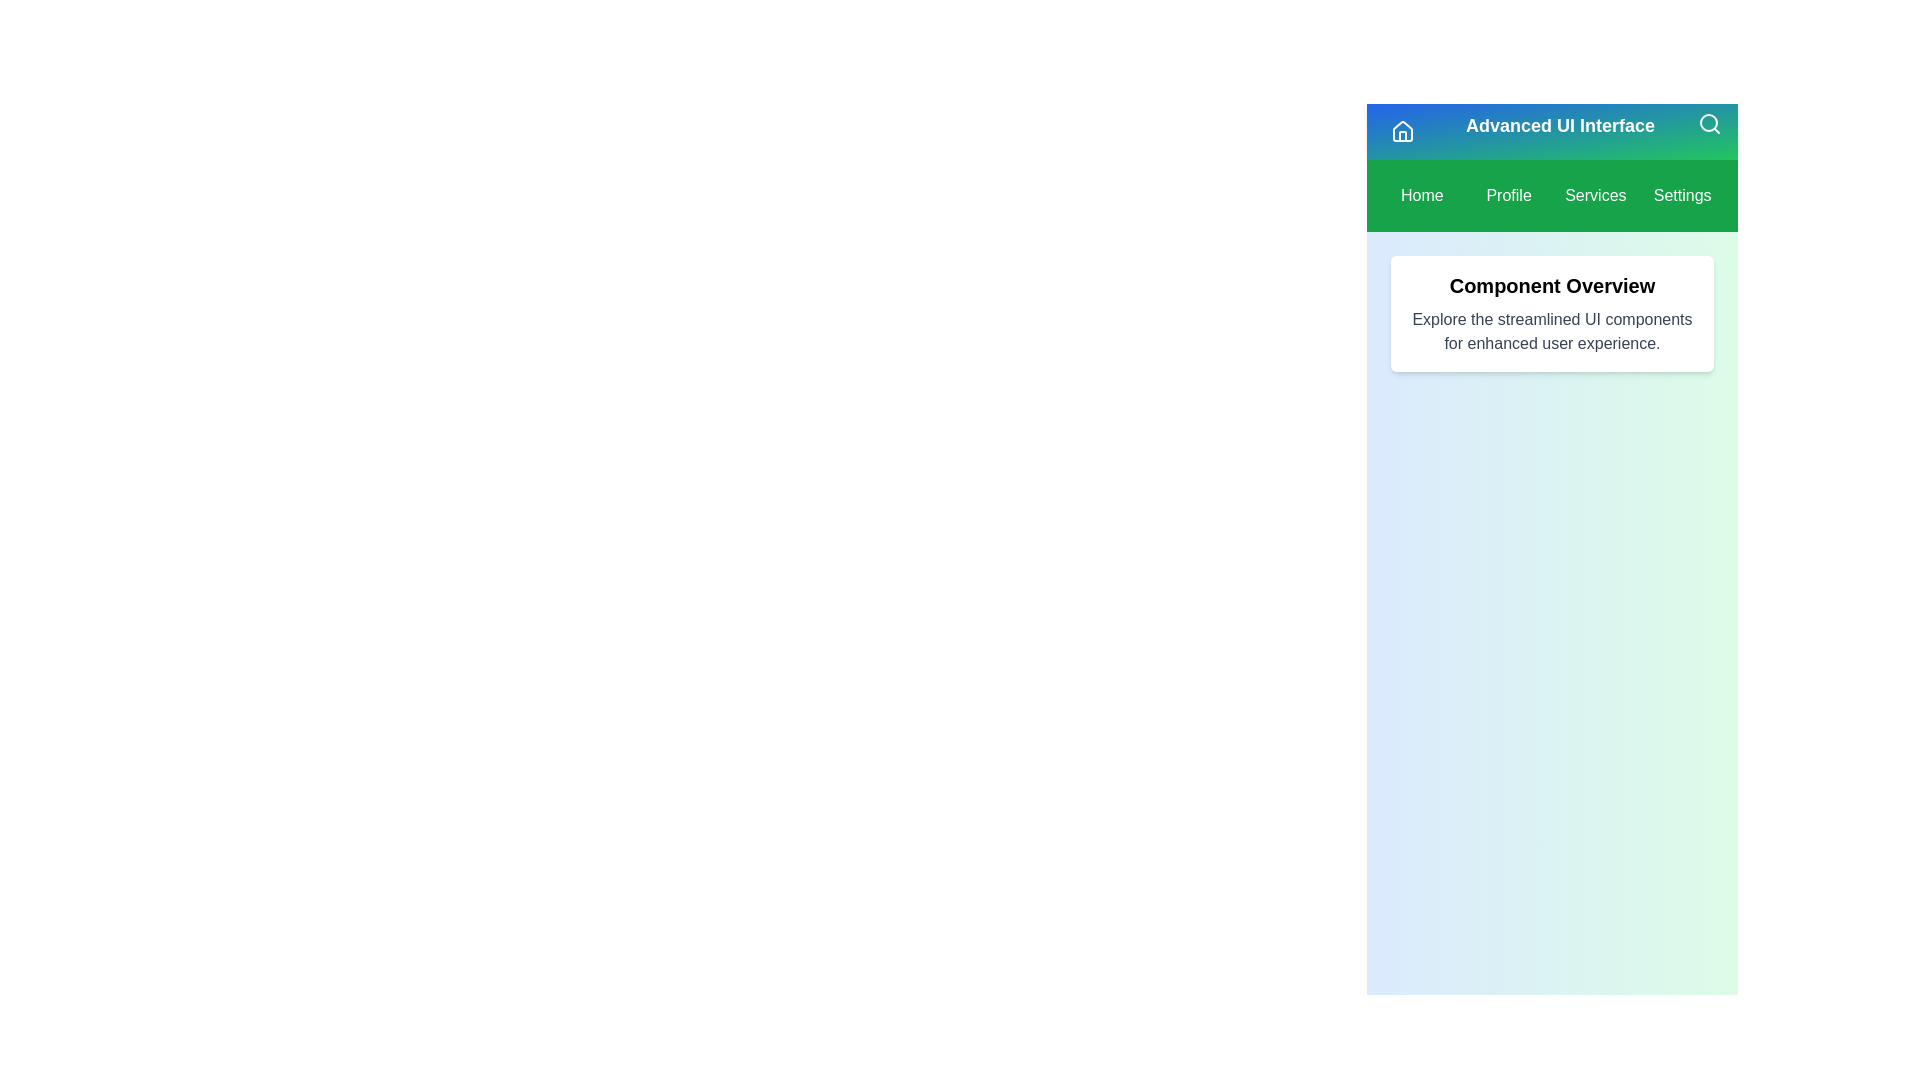 This screenshot has width=1920, height=1080. I want to click on the menu item Home to navigate to the corresponding section, so click(1421, 196).